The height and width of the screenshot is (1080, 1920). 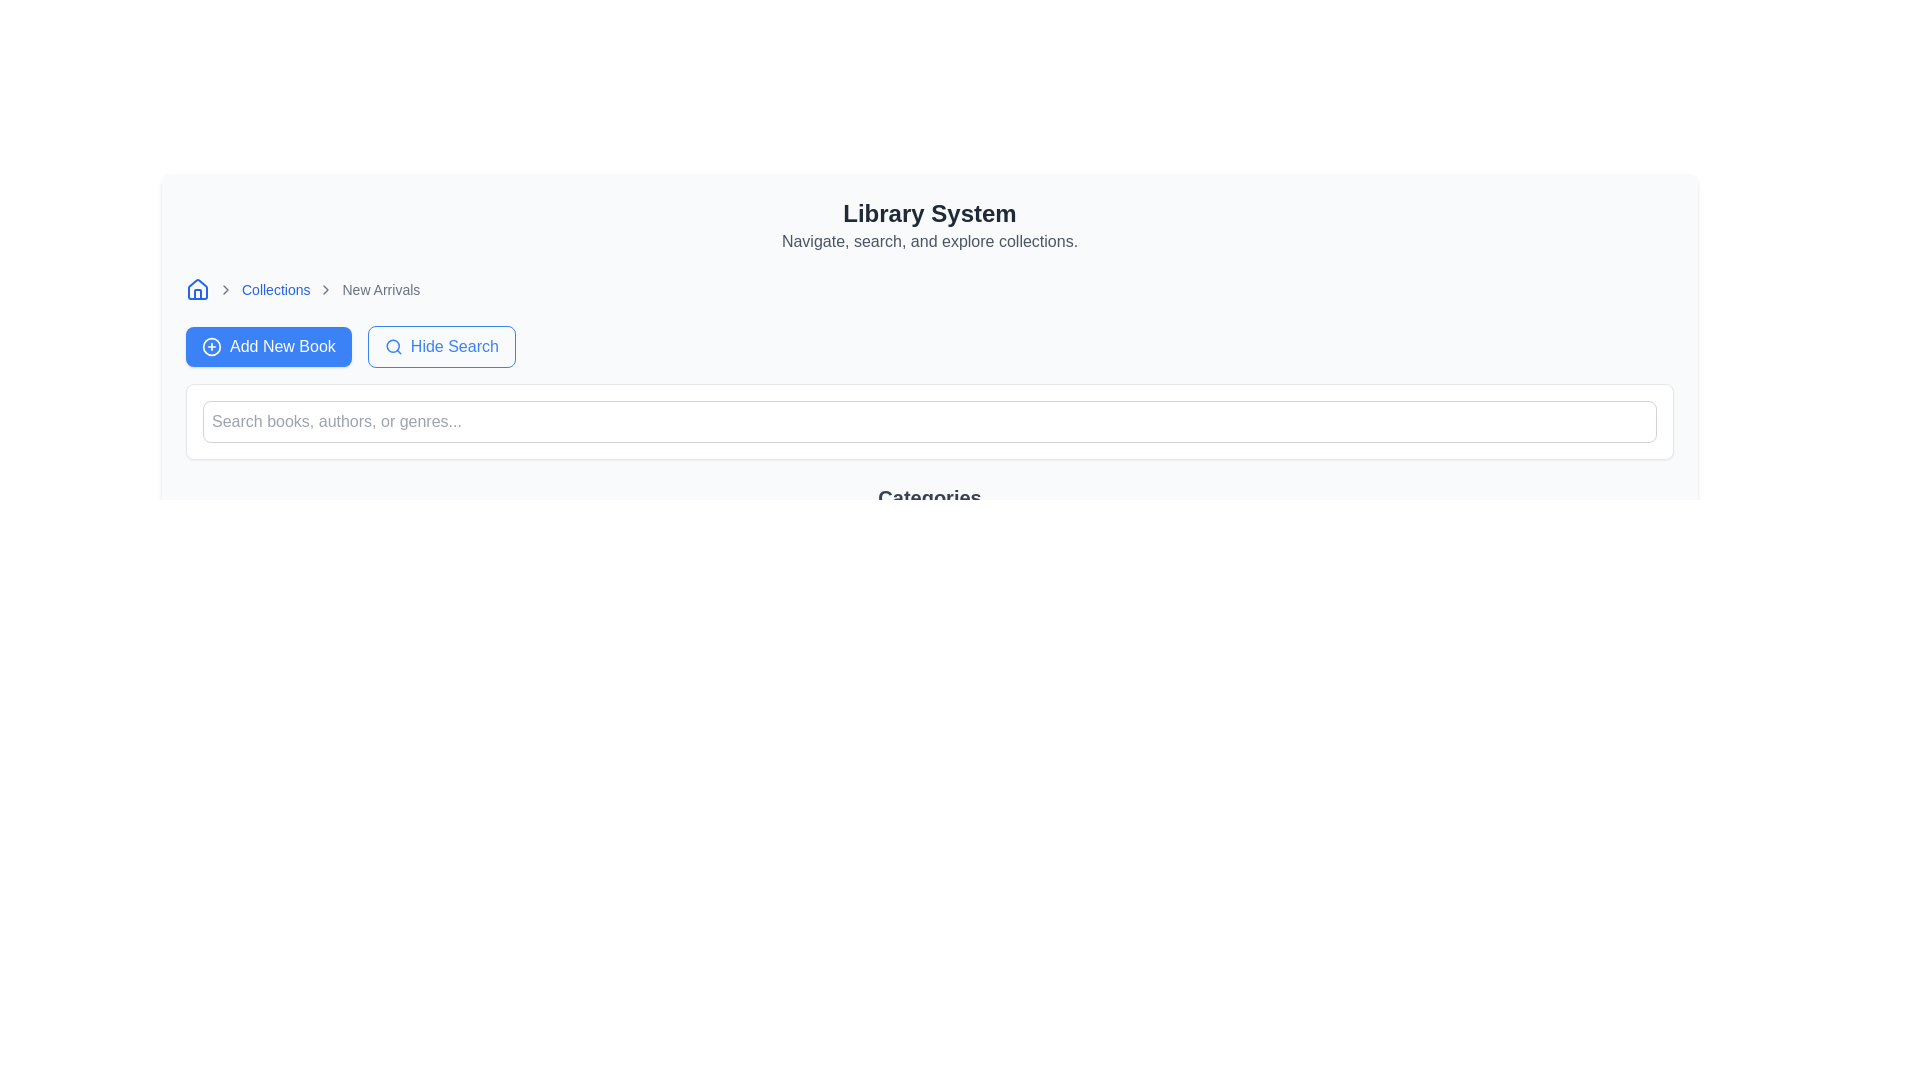 What do you see at coordinates (381, 289) in the screenshot?
I see `the 'New Arrivals' text label, which is a medium-sized gray font label part of the breadcrumb navigation structure, located next to a right-pointing arrow icon and following the text 'Collections'` at bounding box center [381, 289].